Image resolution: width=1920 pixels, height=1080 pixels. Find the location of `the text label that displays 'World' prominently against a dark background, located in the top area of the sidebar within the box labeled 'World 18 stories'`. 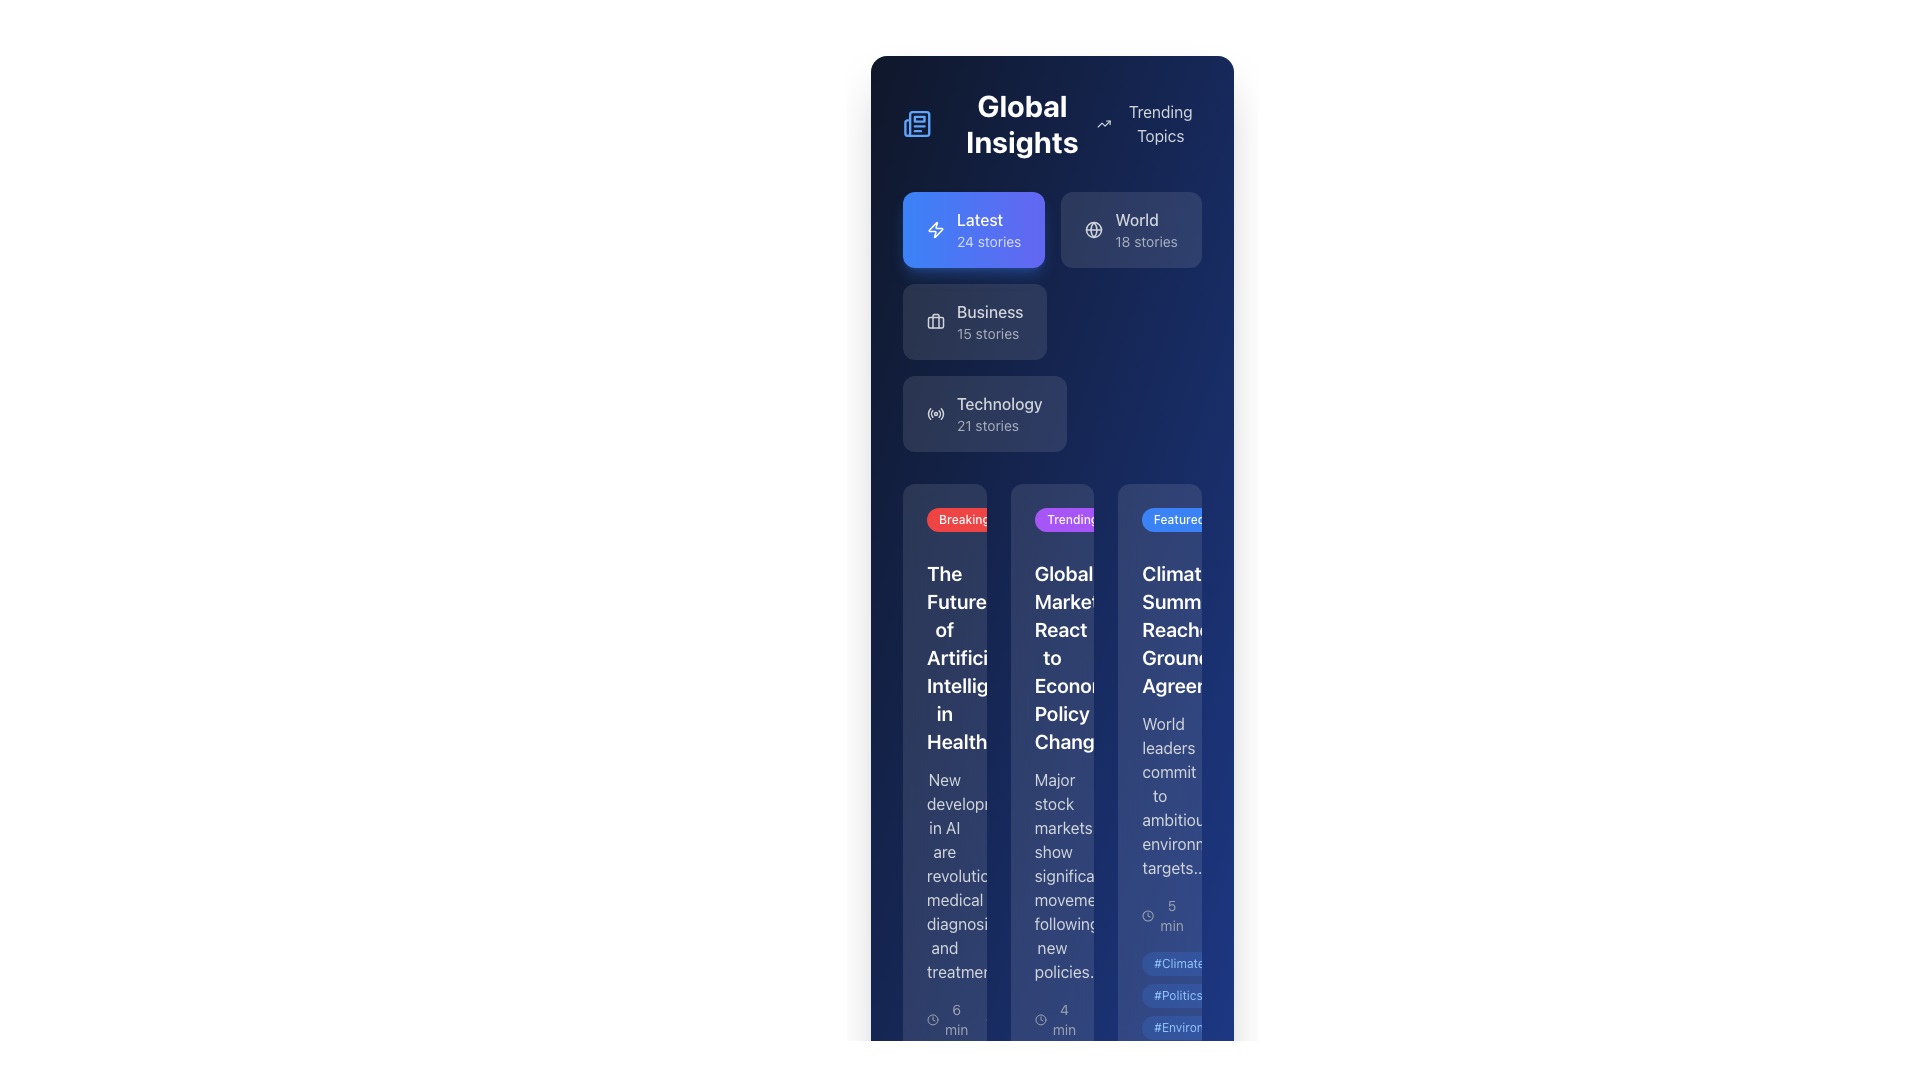

the text label that displays 'World' prominently against a dark background, located in the top area of the sidebar within the box labeled 'World 18 stories' is located at coordinates (1146, 219).